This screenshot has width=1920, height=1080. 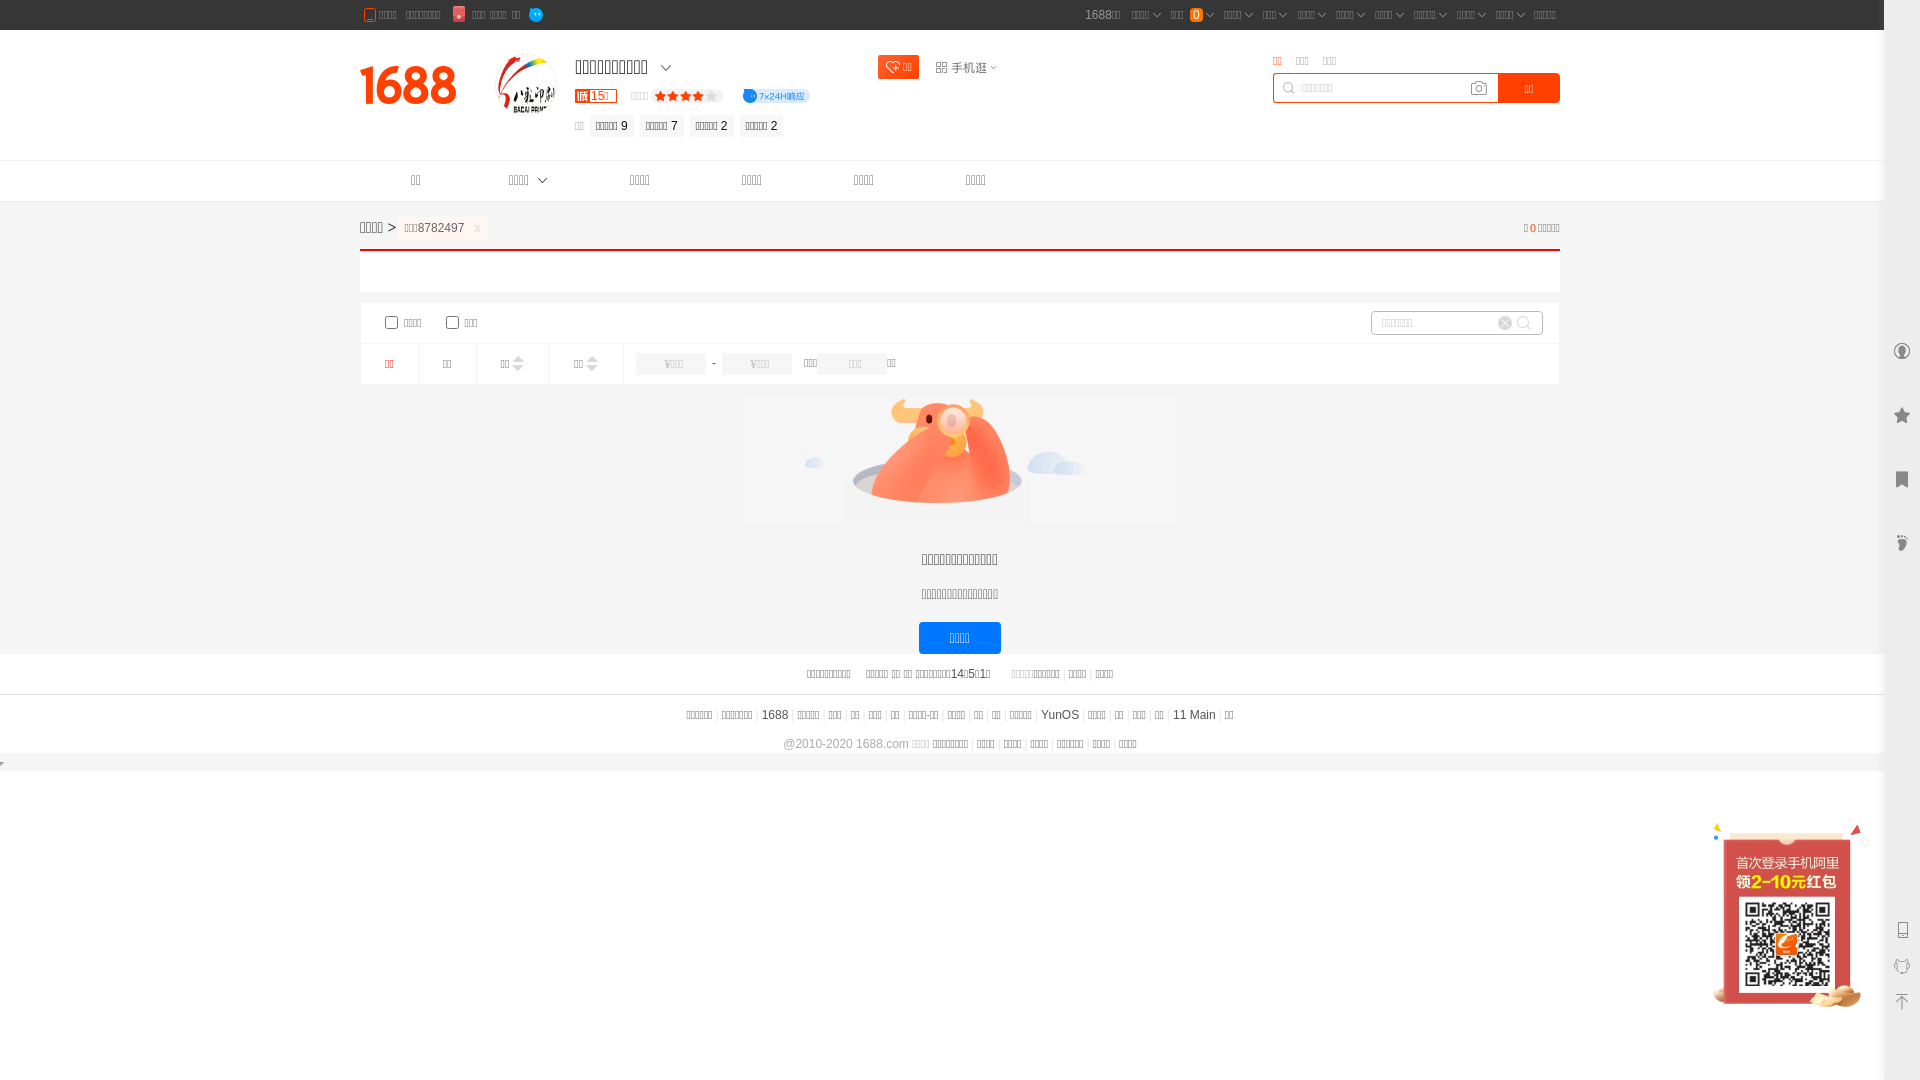 What do you see at coordinates (774, 713) in the screenshot?
I see `'1688'` at bounding box center [774, 713].